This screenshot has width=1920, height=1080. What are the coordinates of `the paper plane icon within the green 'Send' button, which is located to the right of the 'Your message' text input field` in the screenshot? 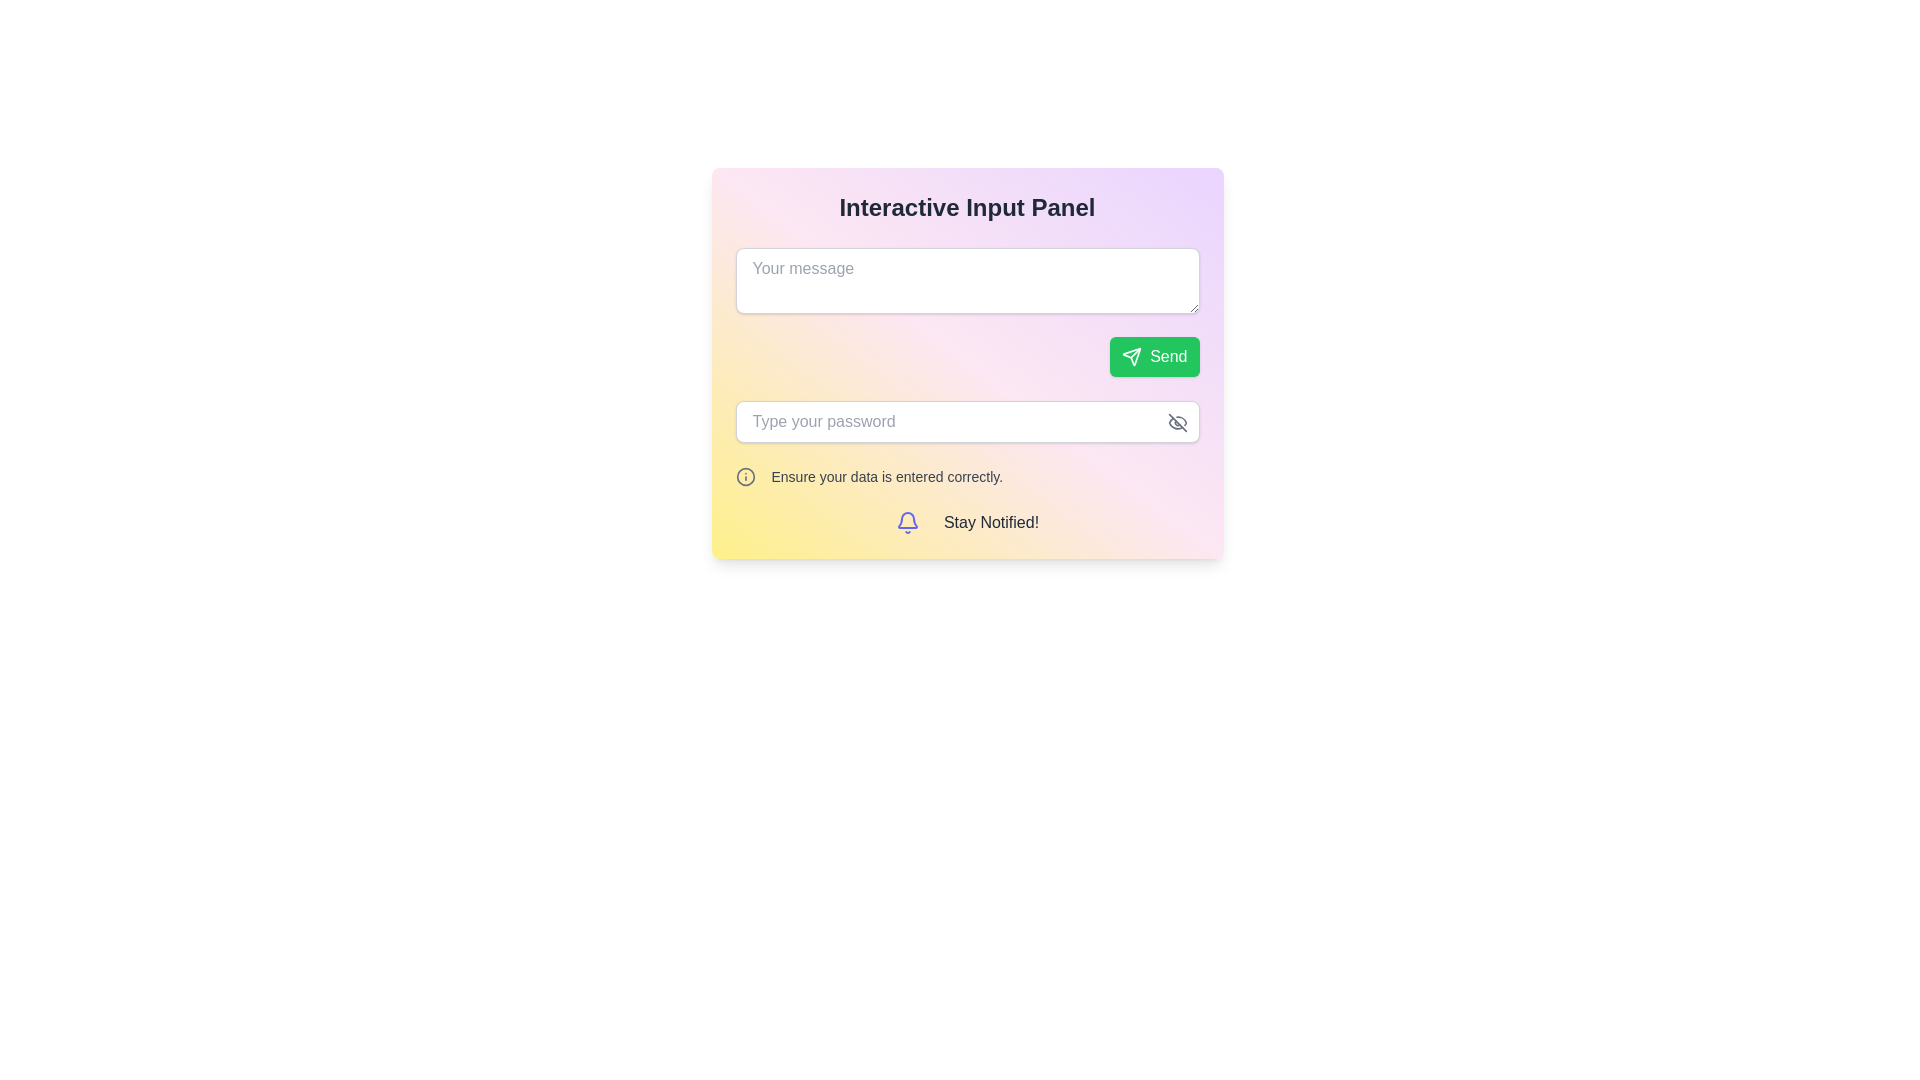 It's located at (1132, 356).